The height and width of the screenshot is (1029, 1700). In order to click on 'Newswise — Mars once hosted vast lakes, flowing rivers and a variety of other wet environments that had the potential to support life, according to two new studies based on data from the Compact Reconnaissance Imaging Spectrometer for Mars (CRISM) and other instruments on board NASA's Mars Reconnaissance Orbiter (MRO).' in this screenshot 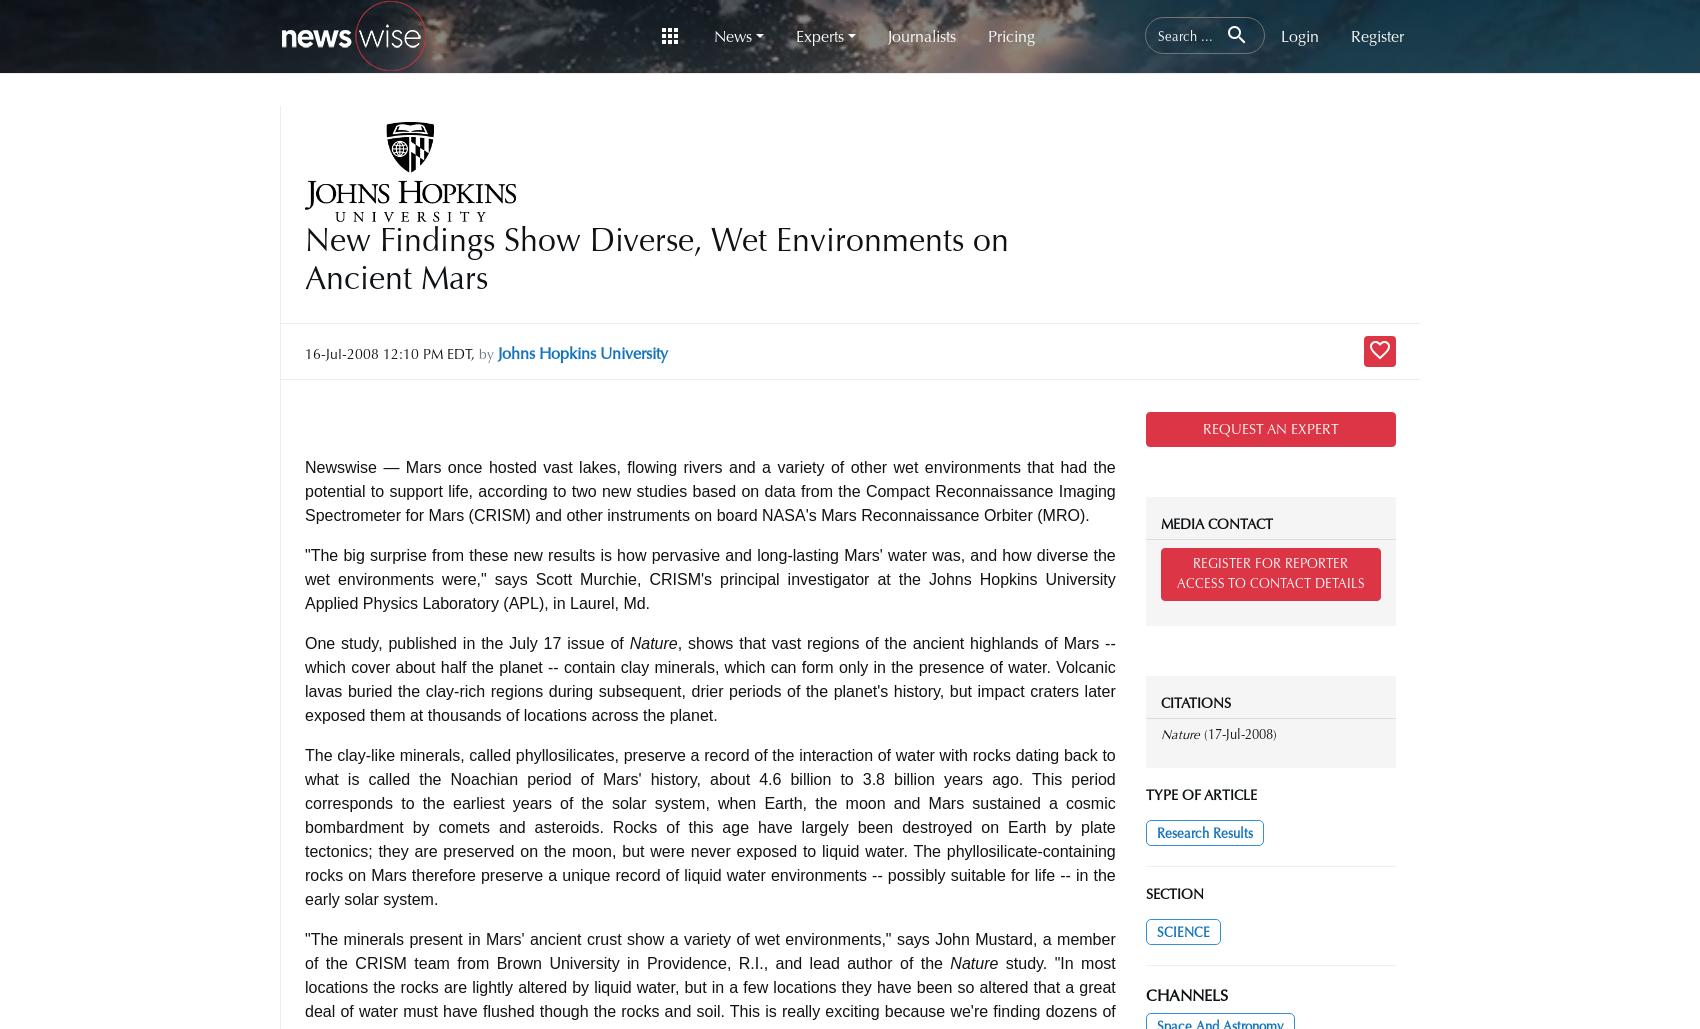, I will do `click(709, 490)`.